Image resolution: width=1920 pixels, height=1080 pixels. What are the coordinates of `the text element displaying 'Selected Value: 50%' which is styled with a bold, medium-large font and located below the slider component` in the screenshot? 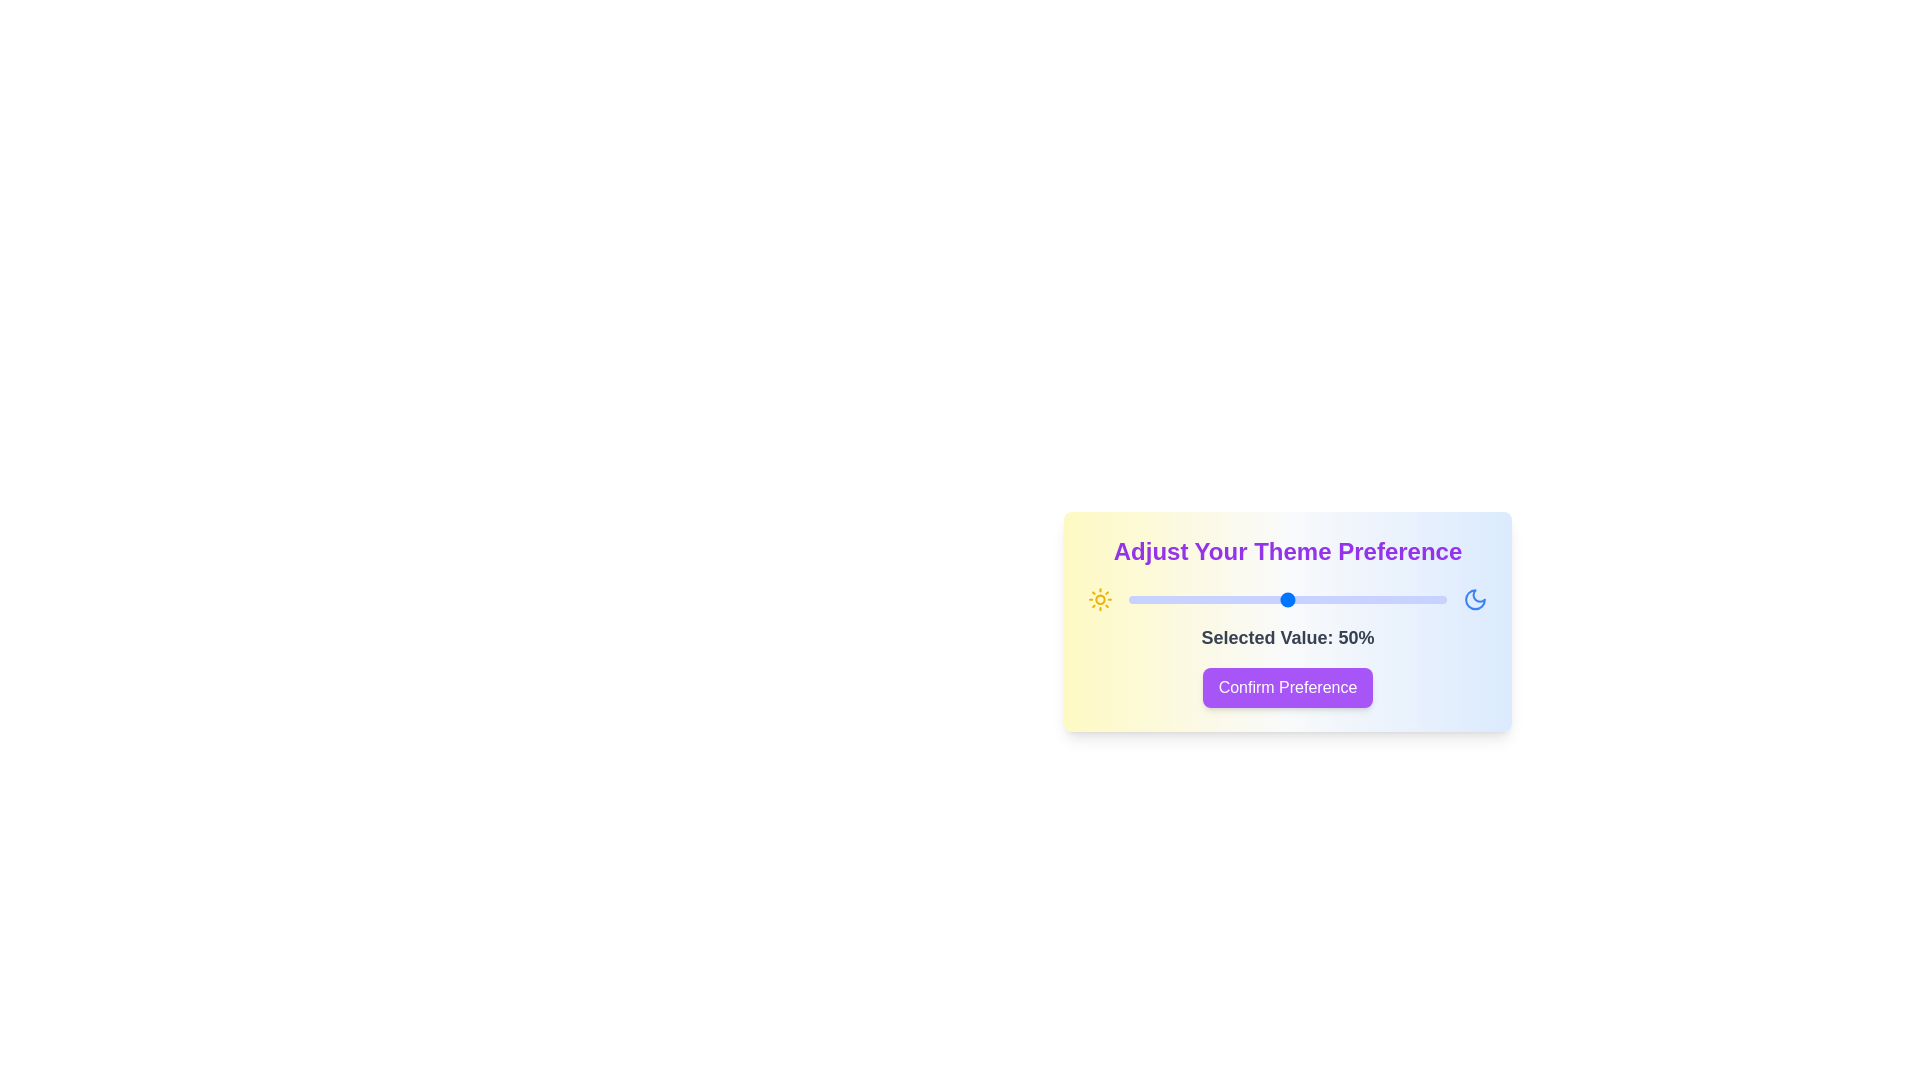 It's located at (1287, 637).